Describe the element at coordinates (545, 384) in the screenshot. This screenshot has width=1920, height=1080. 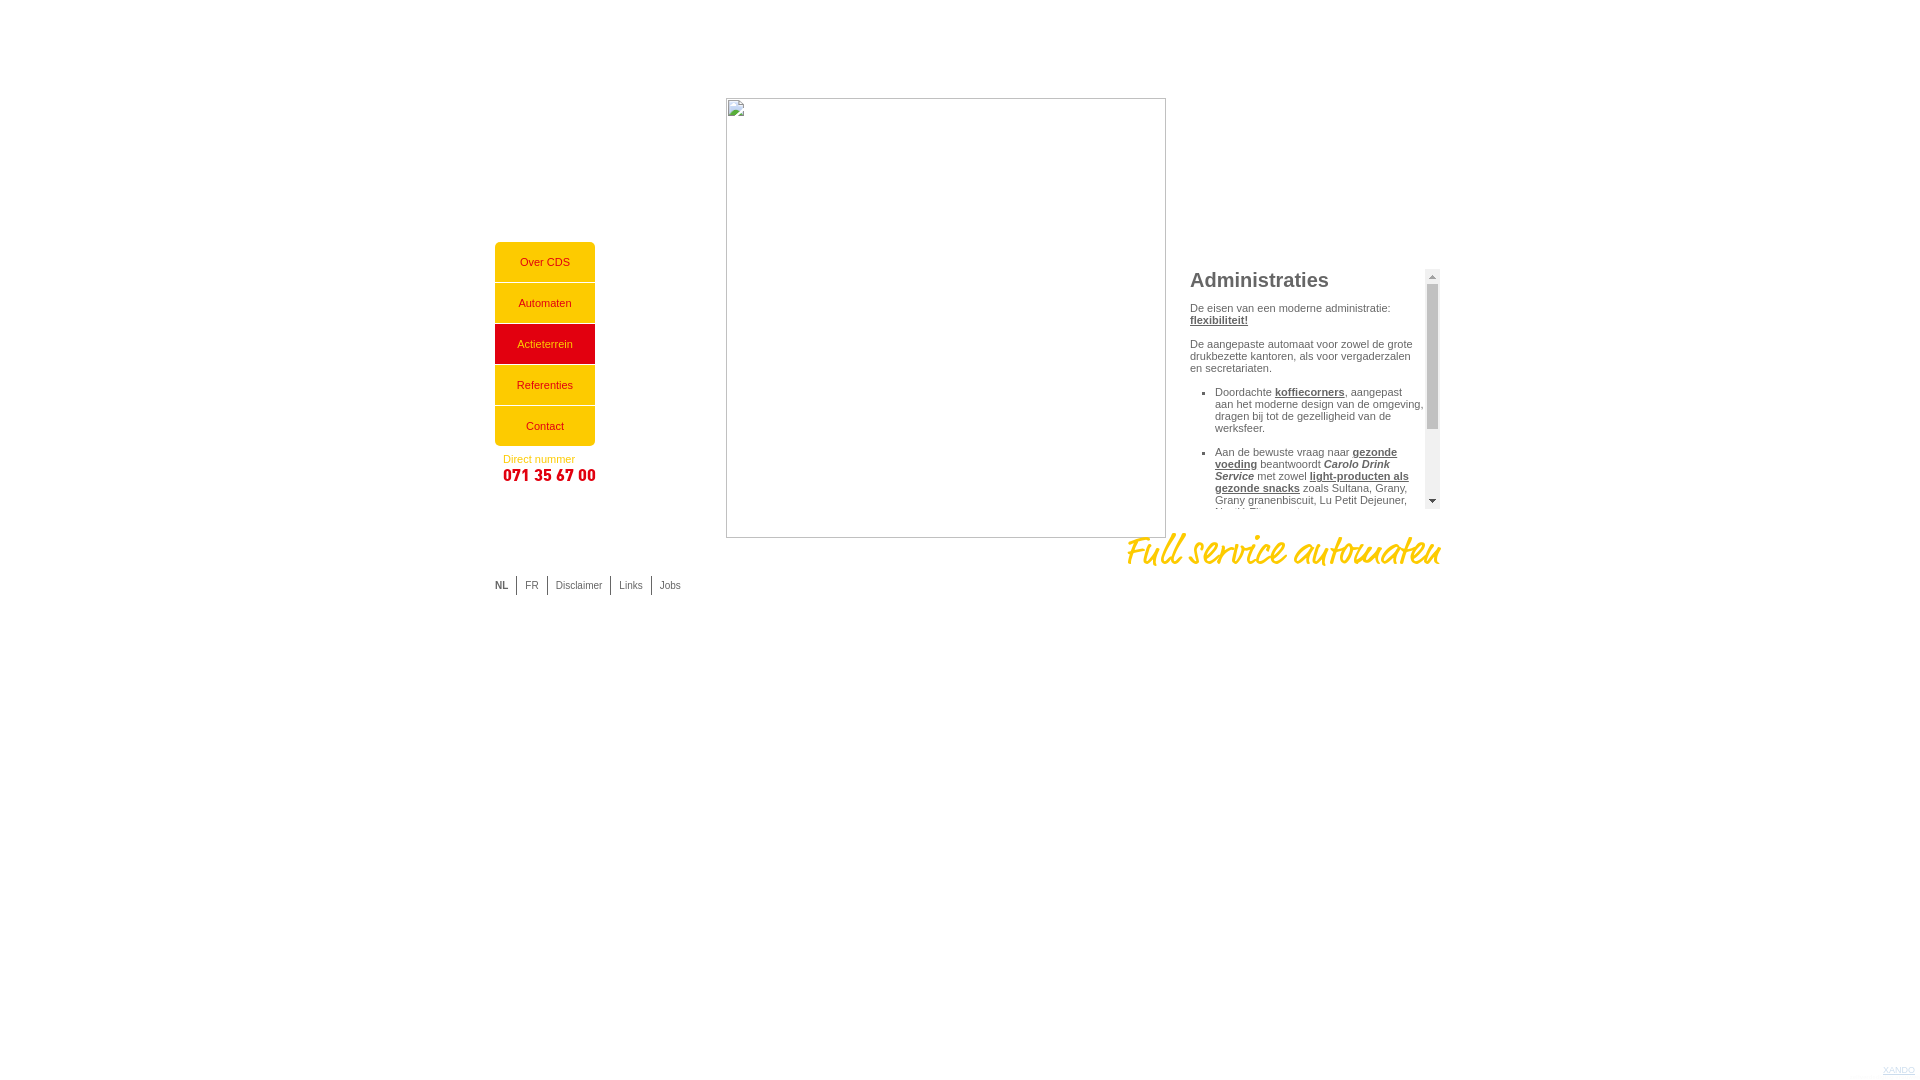
I see `'Referenties'` at that location.